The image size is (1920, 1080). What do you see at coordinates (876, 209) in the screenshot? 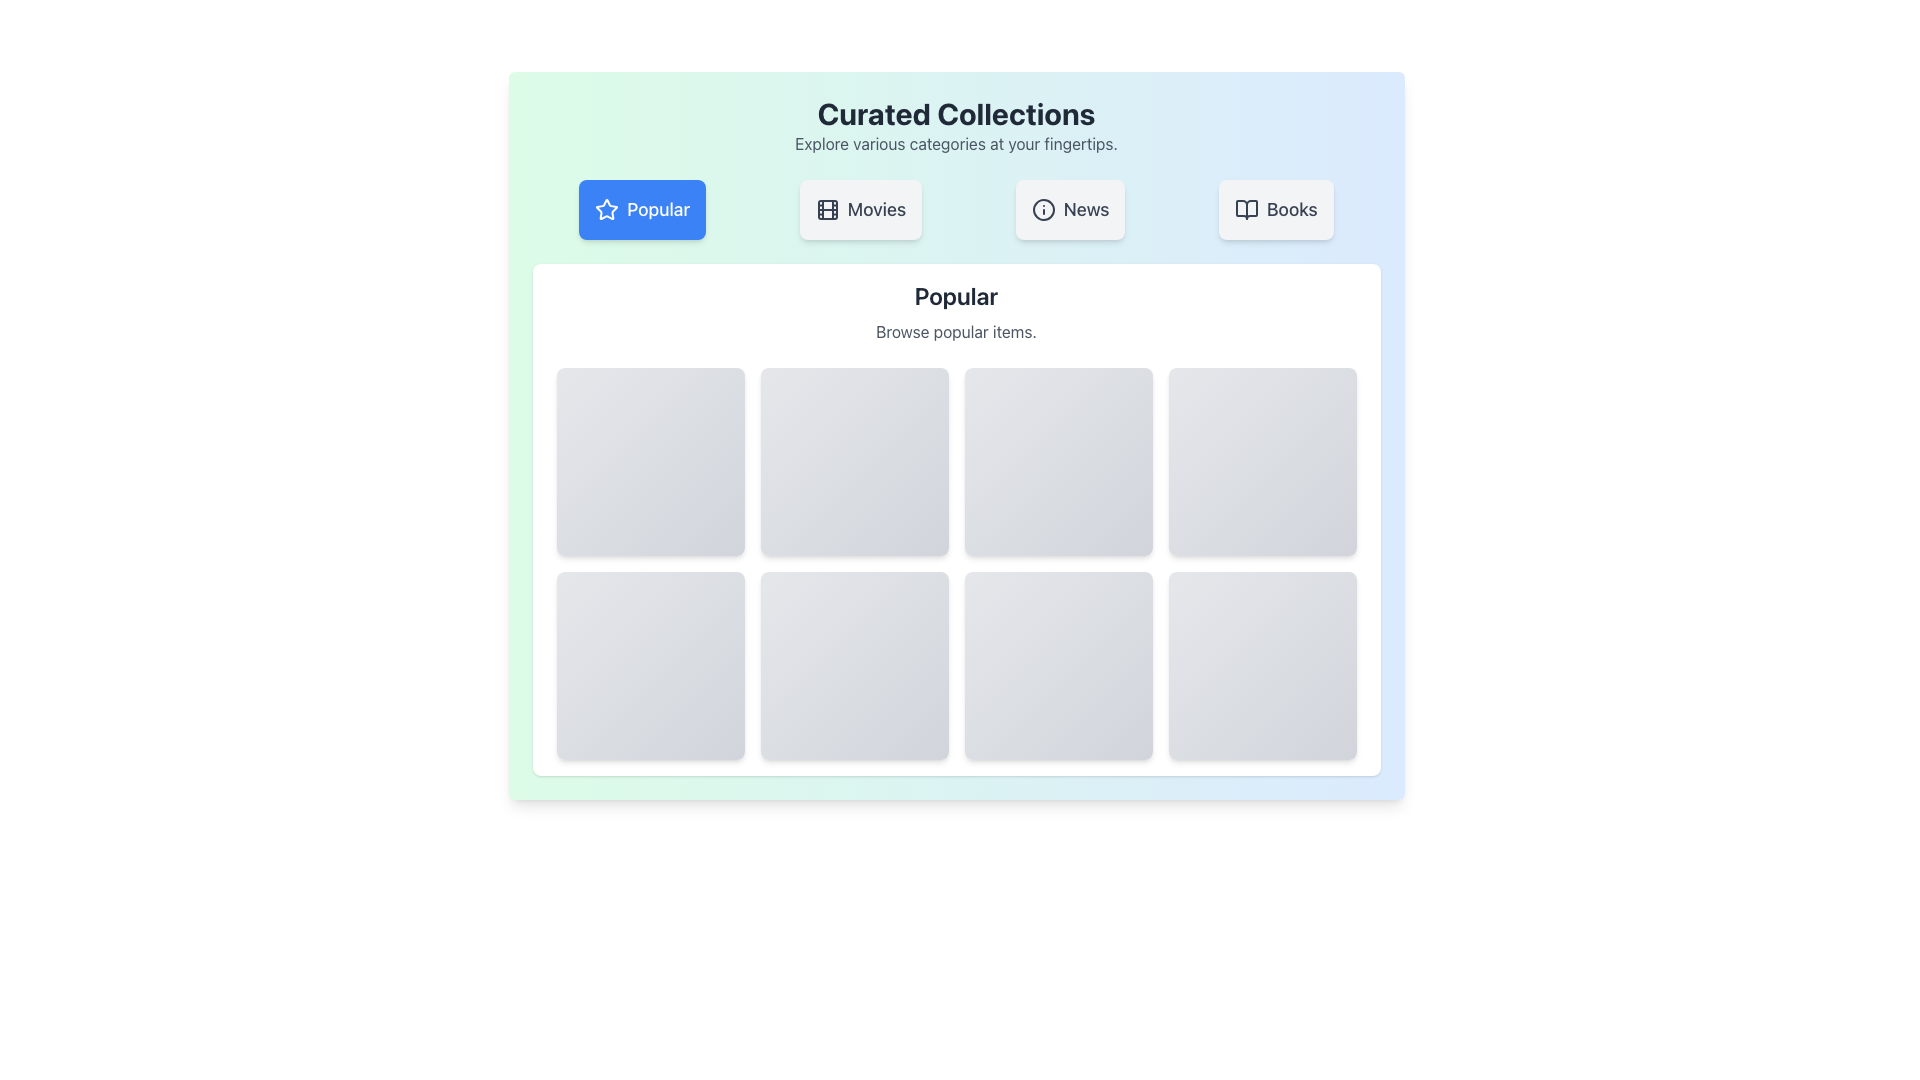
I see `the 'Movies' text label which indicates the purpose of the second button in the horizontal group under 'Curated Collections', situated between 'Popular' and 'News' buttons` at bounding box center [876, 209].